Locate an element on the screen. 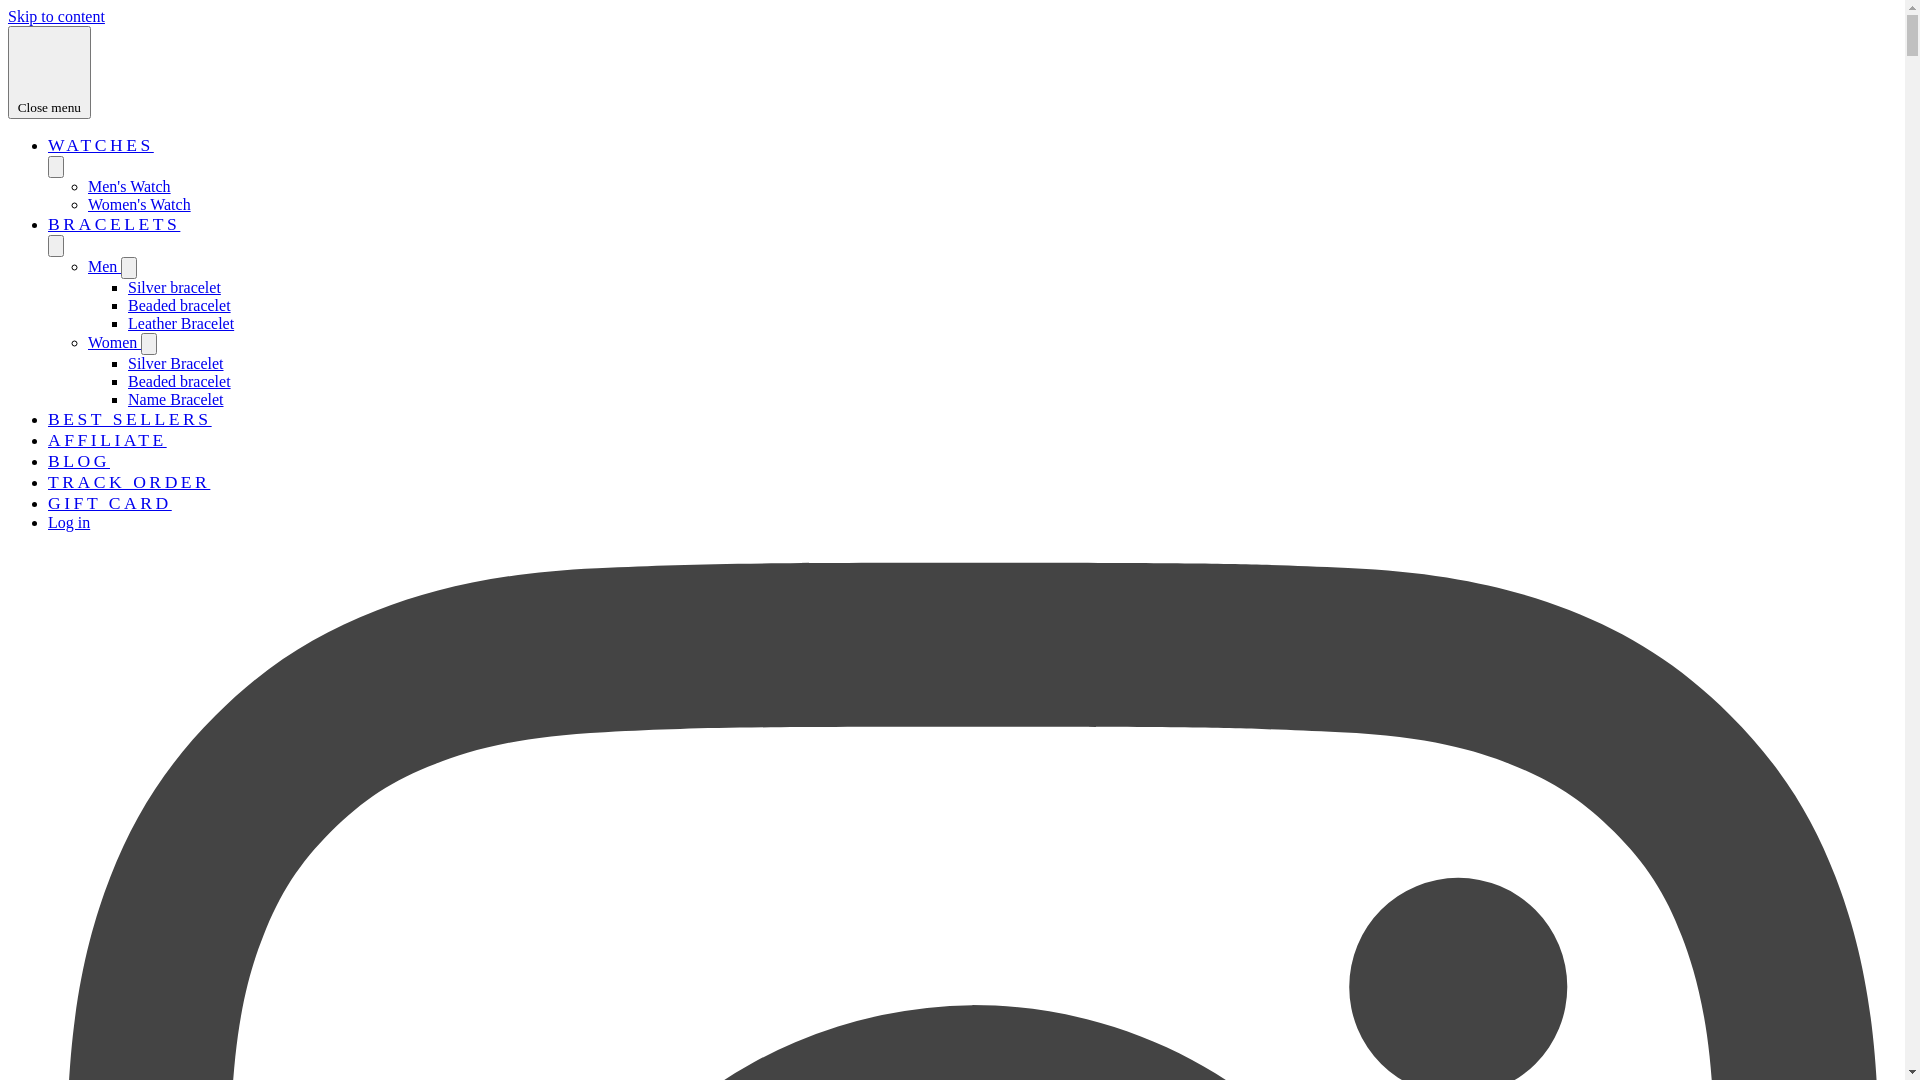 This screenshot has height=1080, width=1920. 'Skip to content' is located at coordinates (56, 16).